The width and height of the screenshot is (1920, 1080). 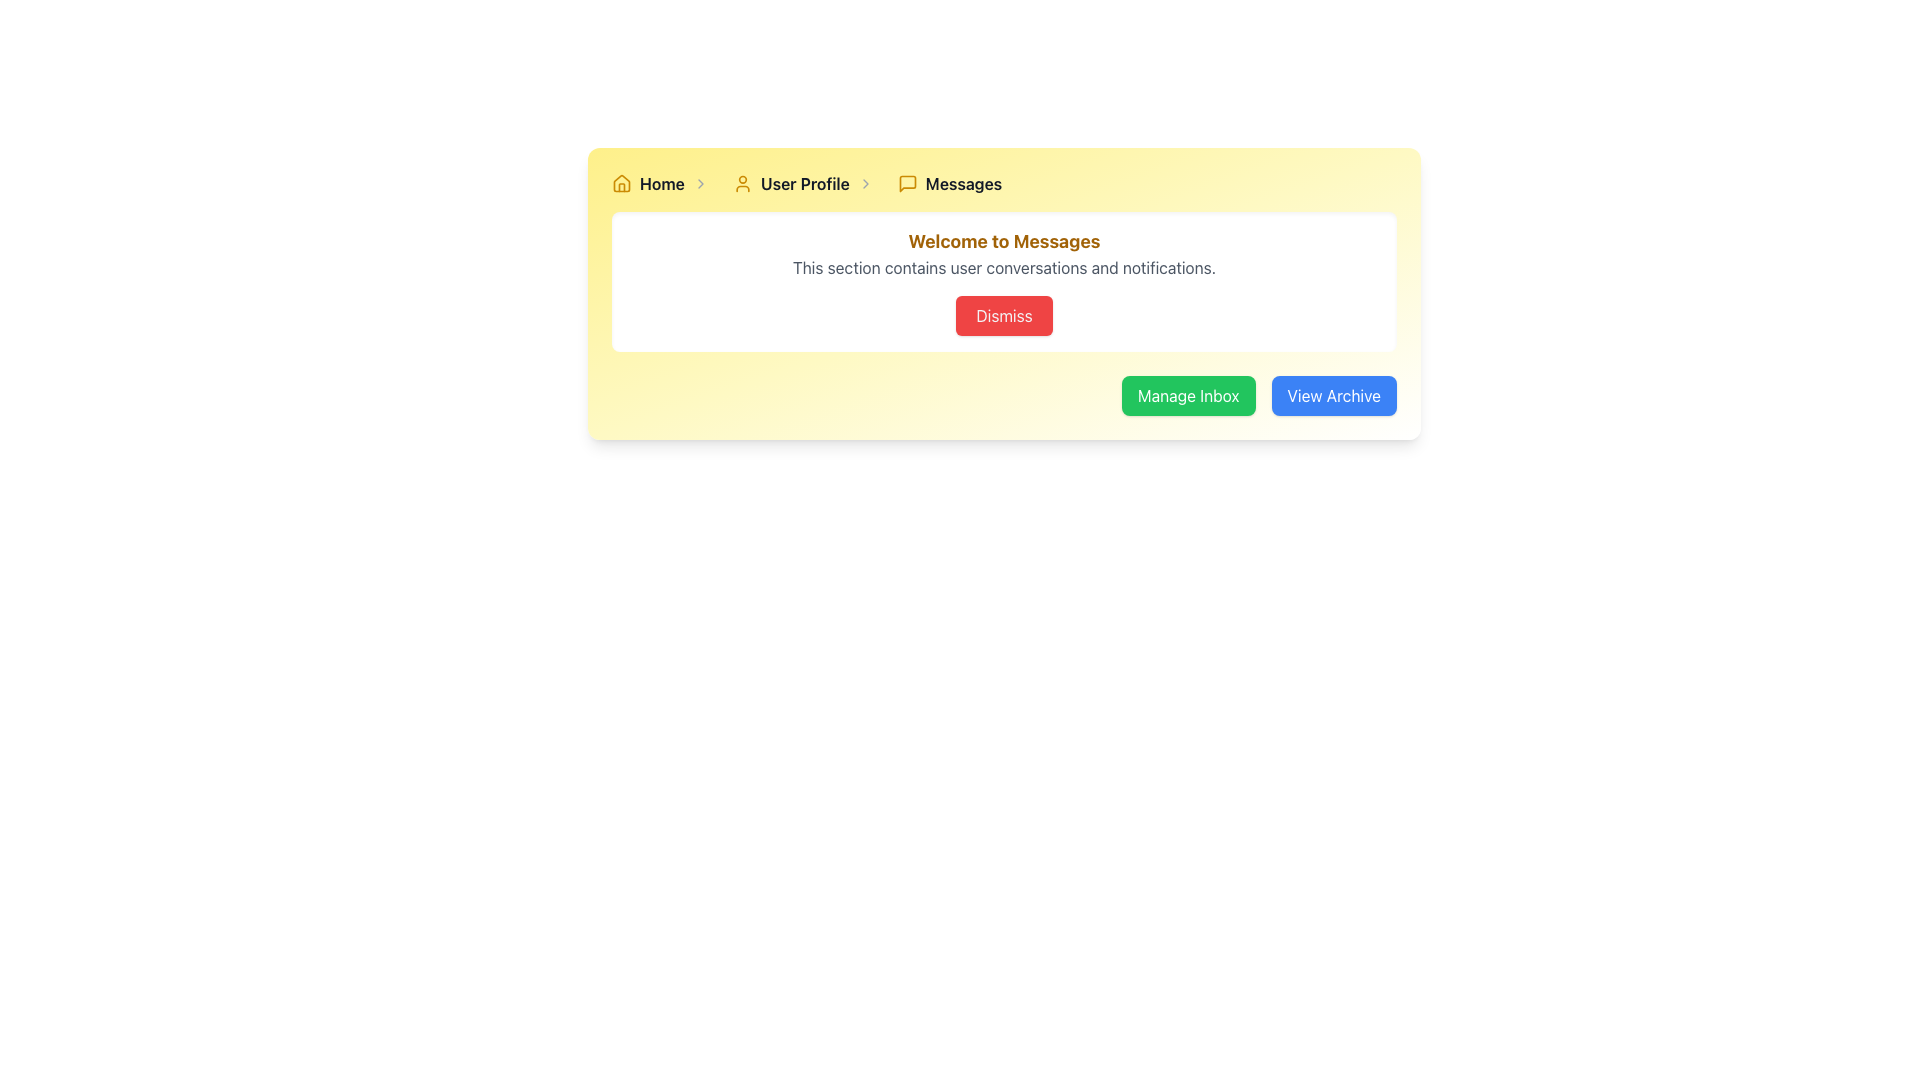 I want to click on the text element displaying 'Welcome to Messages', which is styled in bold, large yellow font on a white background, located at the top of a card, so click(x=1004, y=241).